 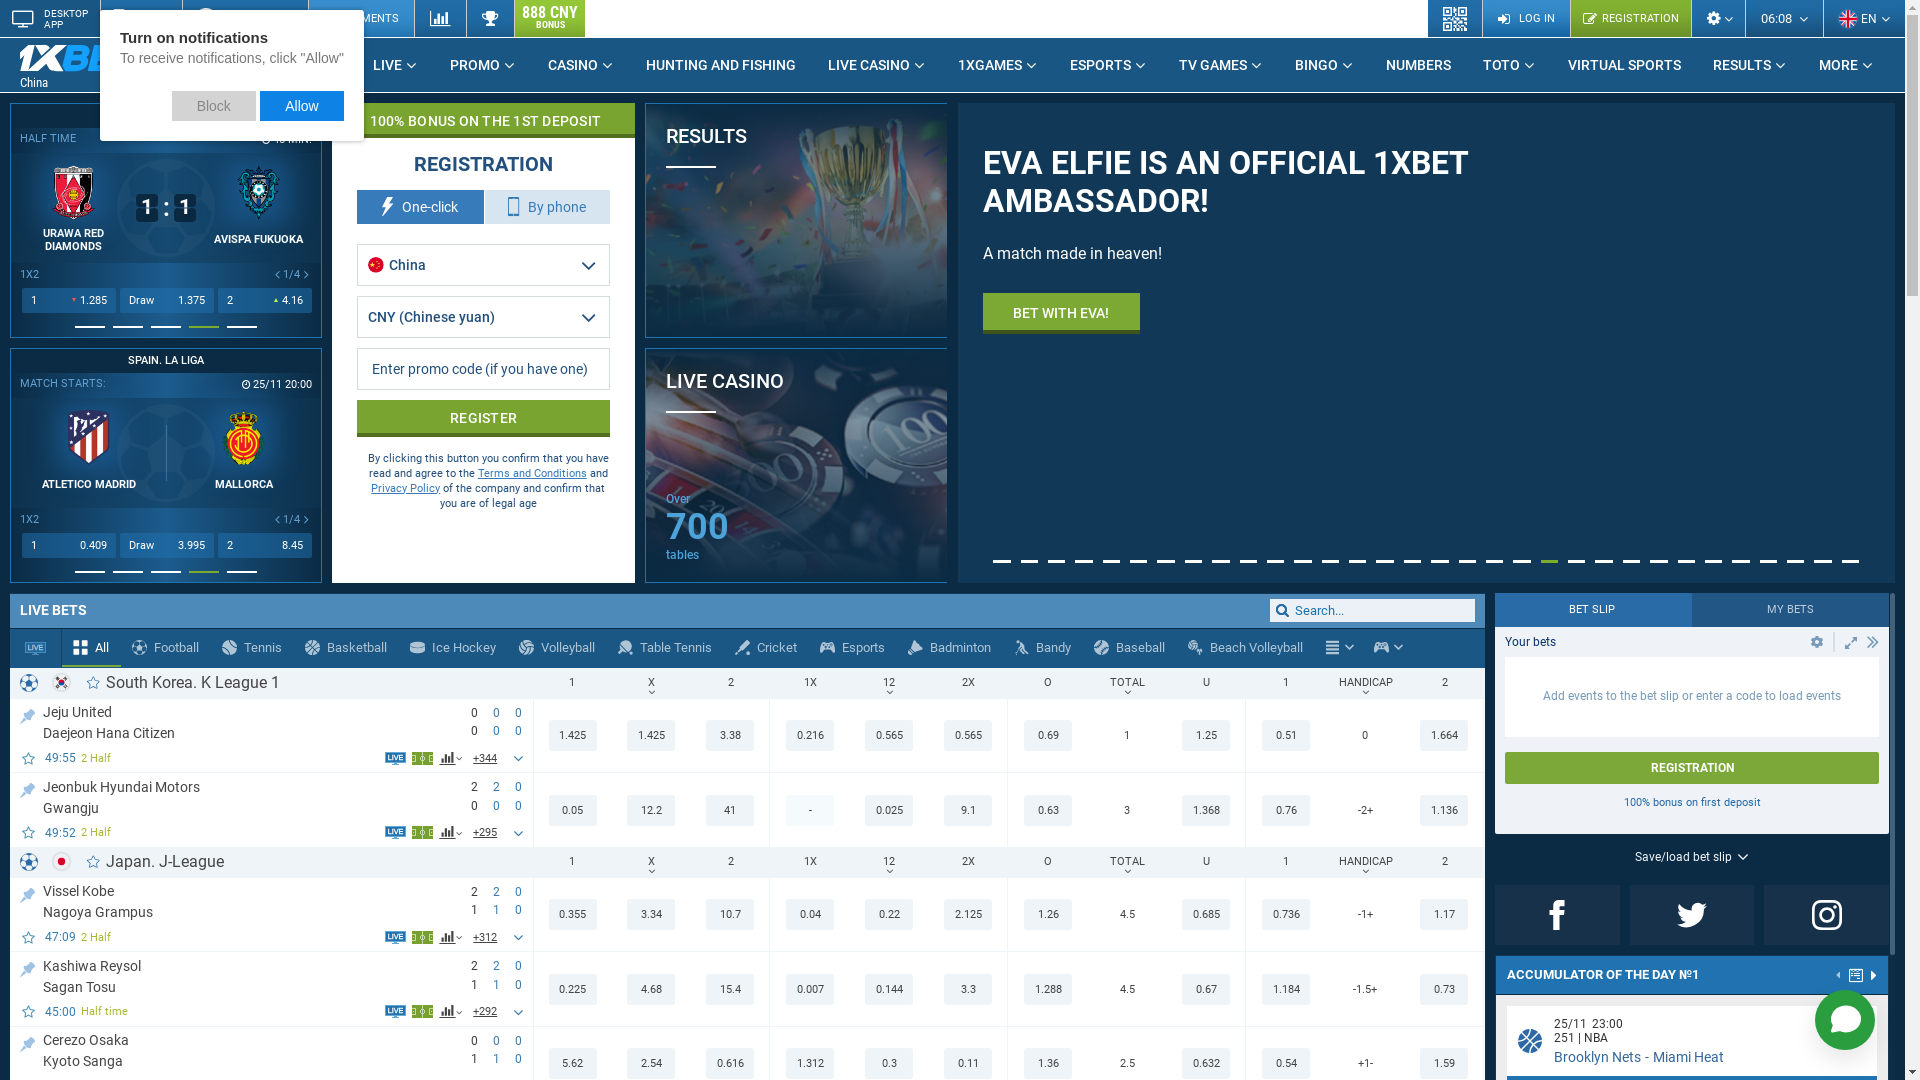 I want to click on 'Add event to favorites', so click(x=29, y=1011).